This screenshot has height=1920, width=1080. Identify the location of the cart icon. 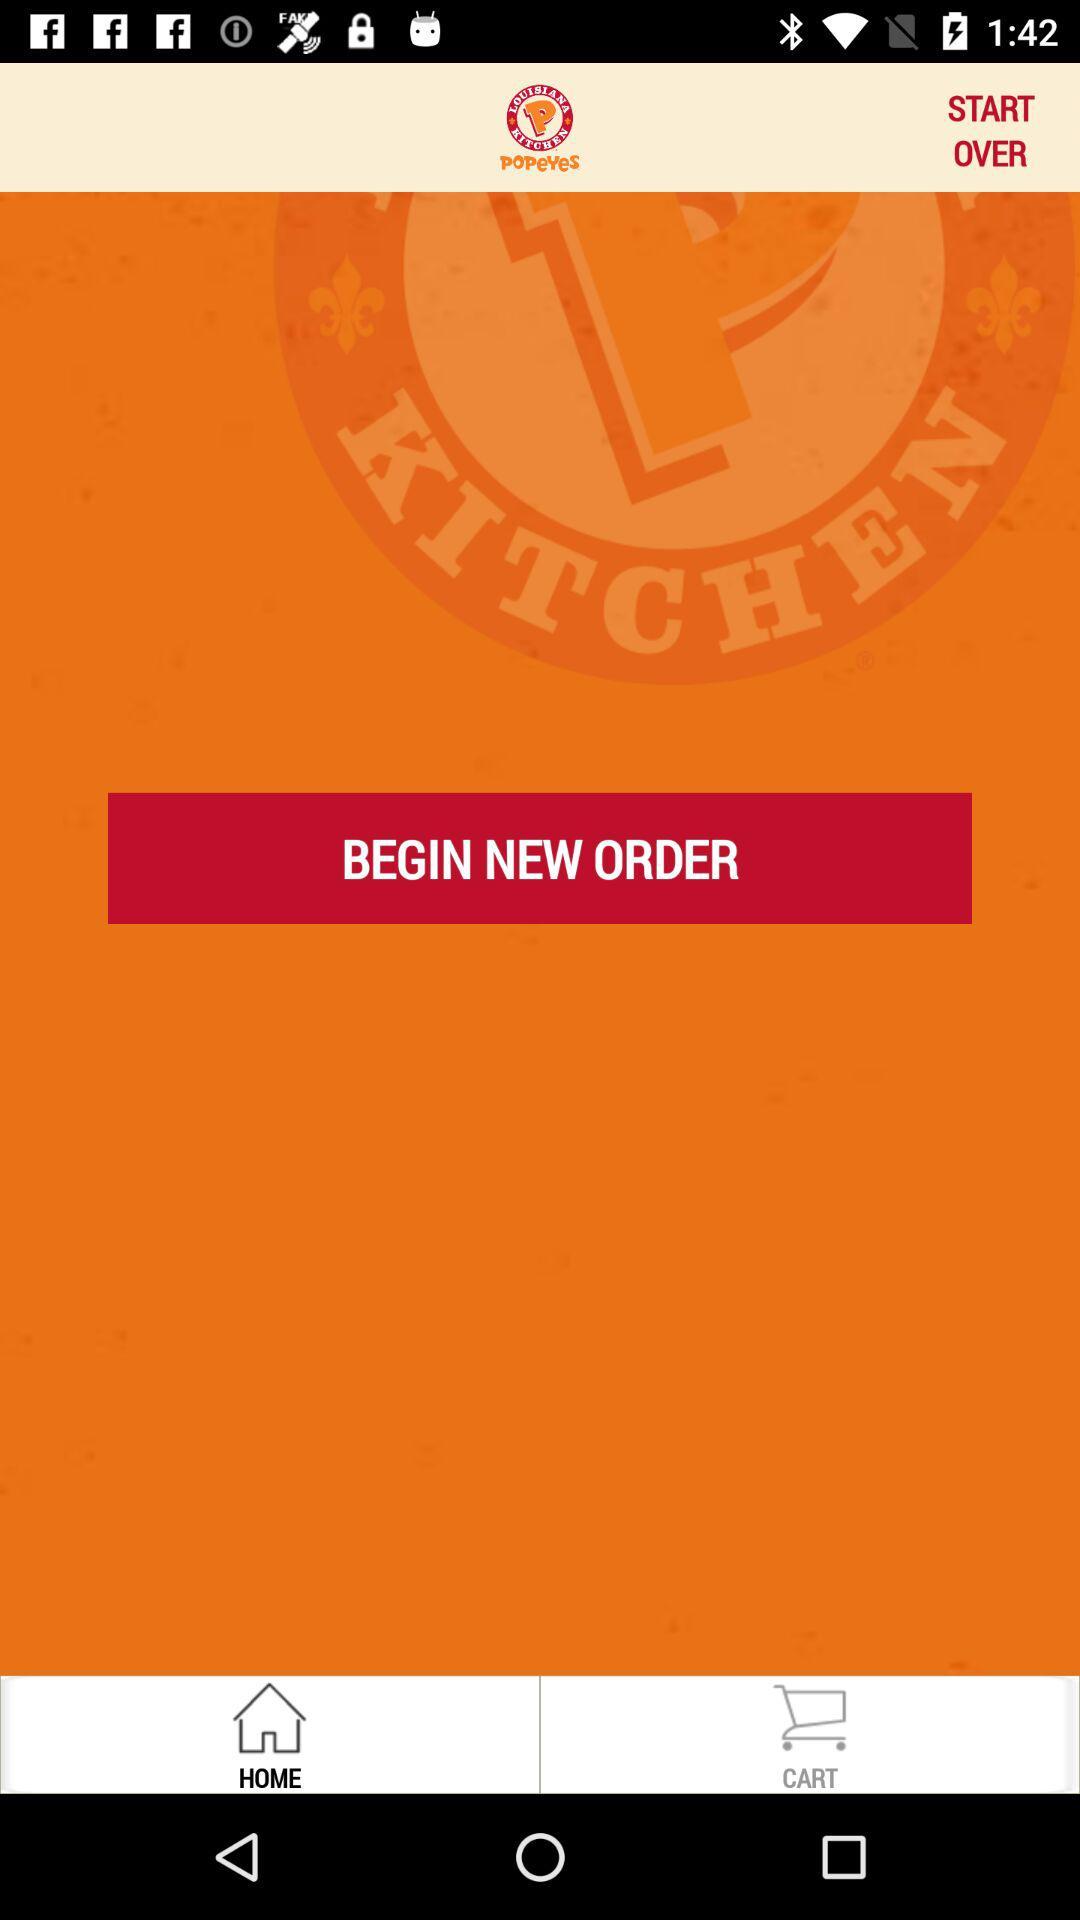
(810, 1777).